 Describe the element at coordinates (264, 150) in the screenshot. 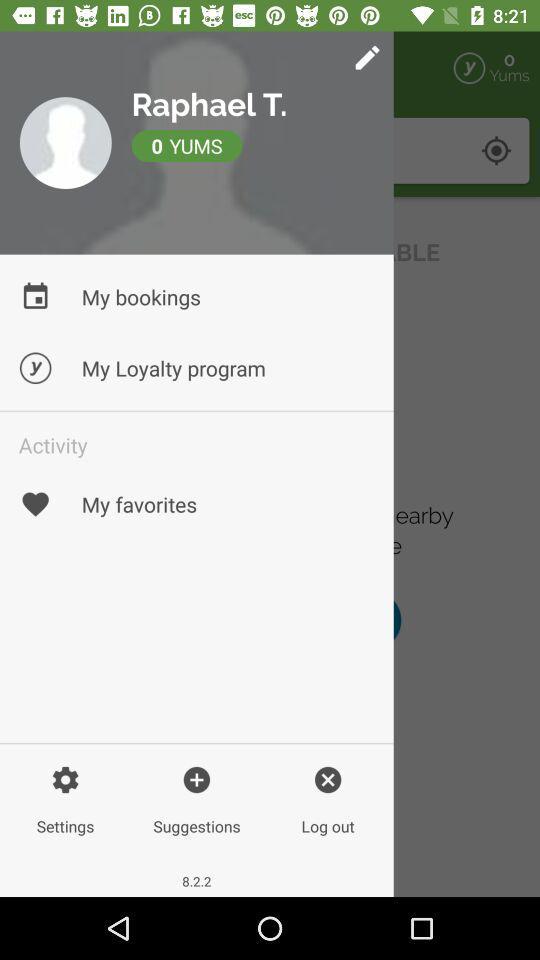

I see `the text 0 yums` at that location.